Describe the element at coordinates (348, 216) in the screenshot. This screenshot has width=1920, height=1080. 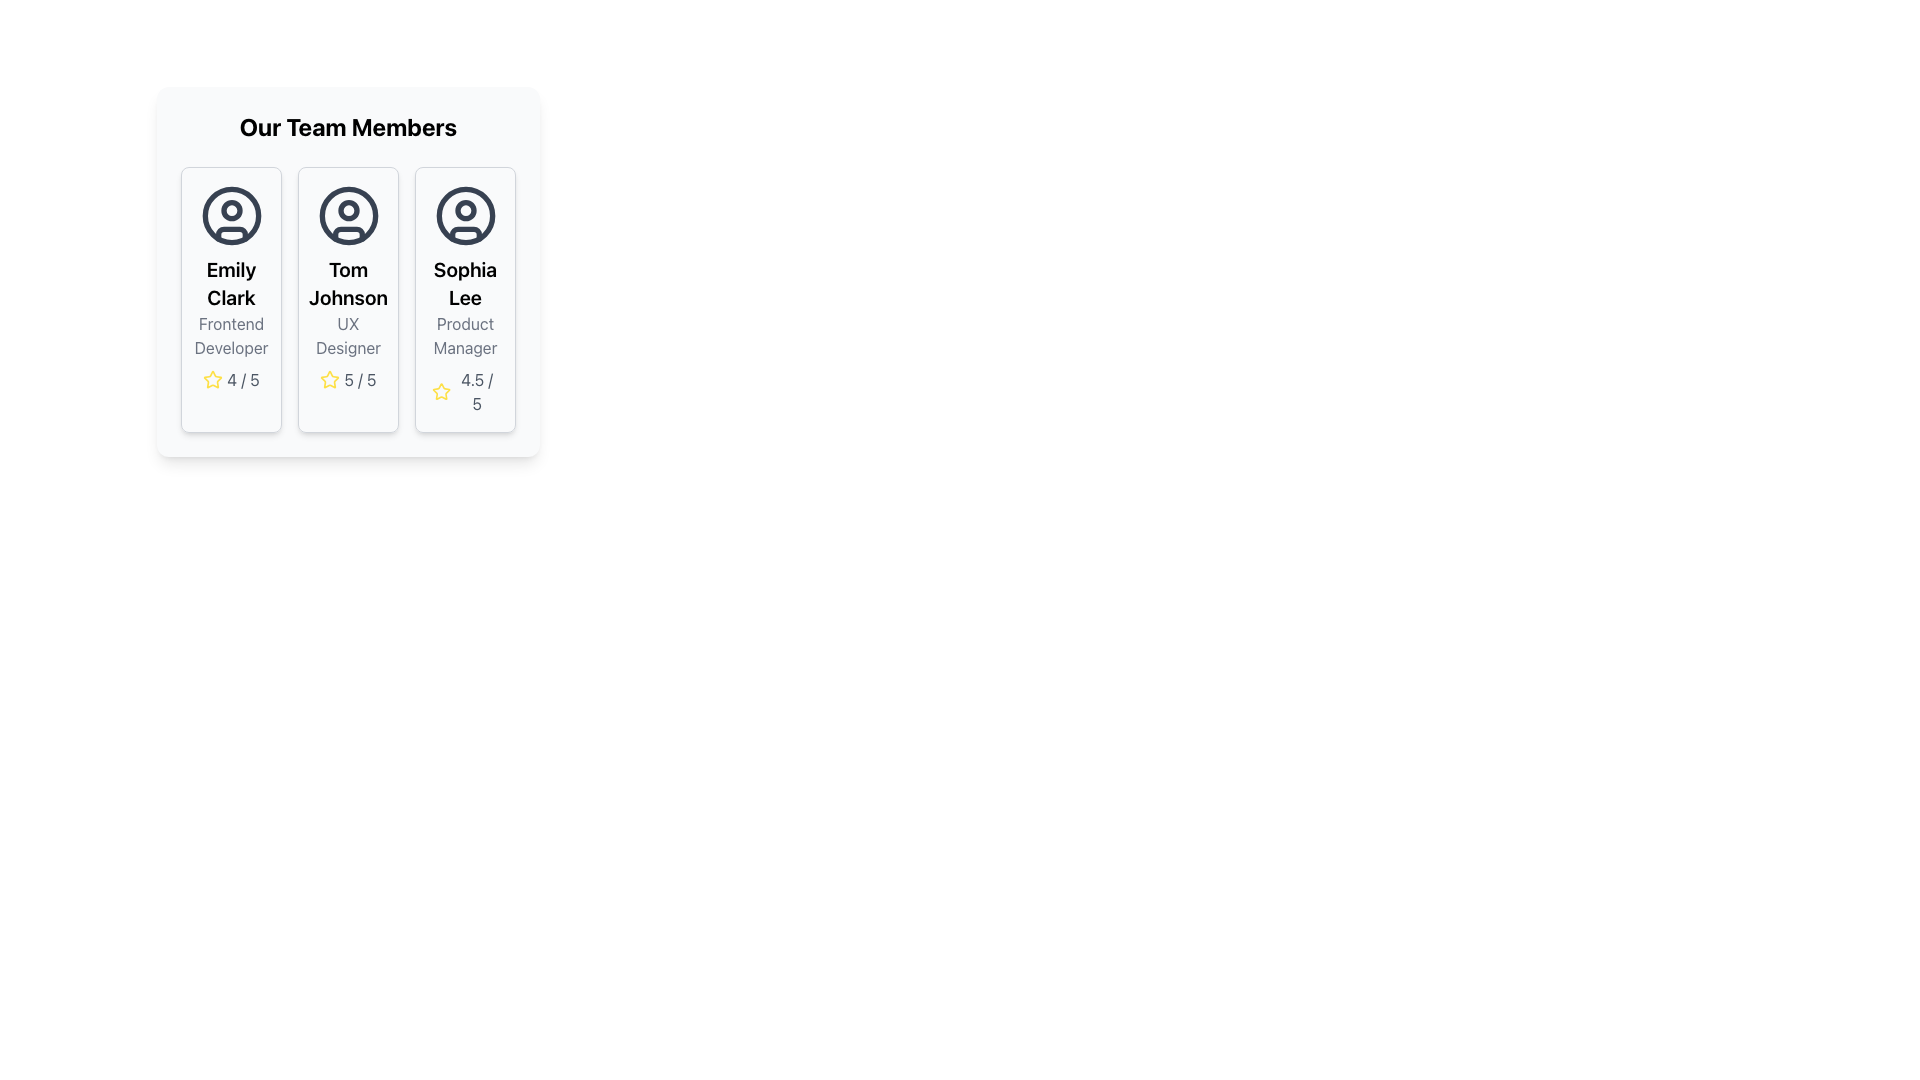
I see `the avatar icon representing user 'Tom Johnson' in the team members' profile display, which is located in the second card of a horizontally aligned list of three cards` at that location.